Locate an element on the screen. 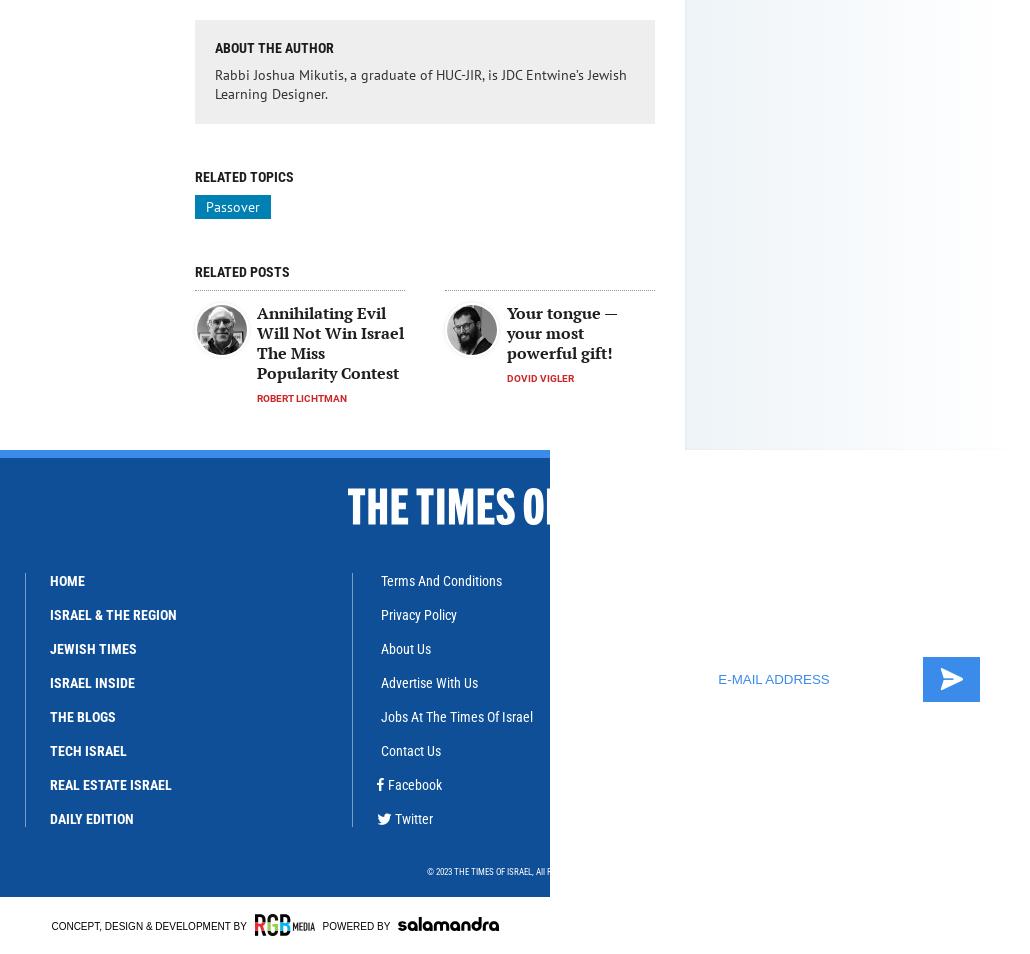 Image resolution: width=1030 pixels, height=954 pixels. 'Concept, design &' is located at coordinates (102, 926).